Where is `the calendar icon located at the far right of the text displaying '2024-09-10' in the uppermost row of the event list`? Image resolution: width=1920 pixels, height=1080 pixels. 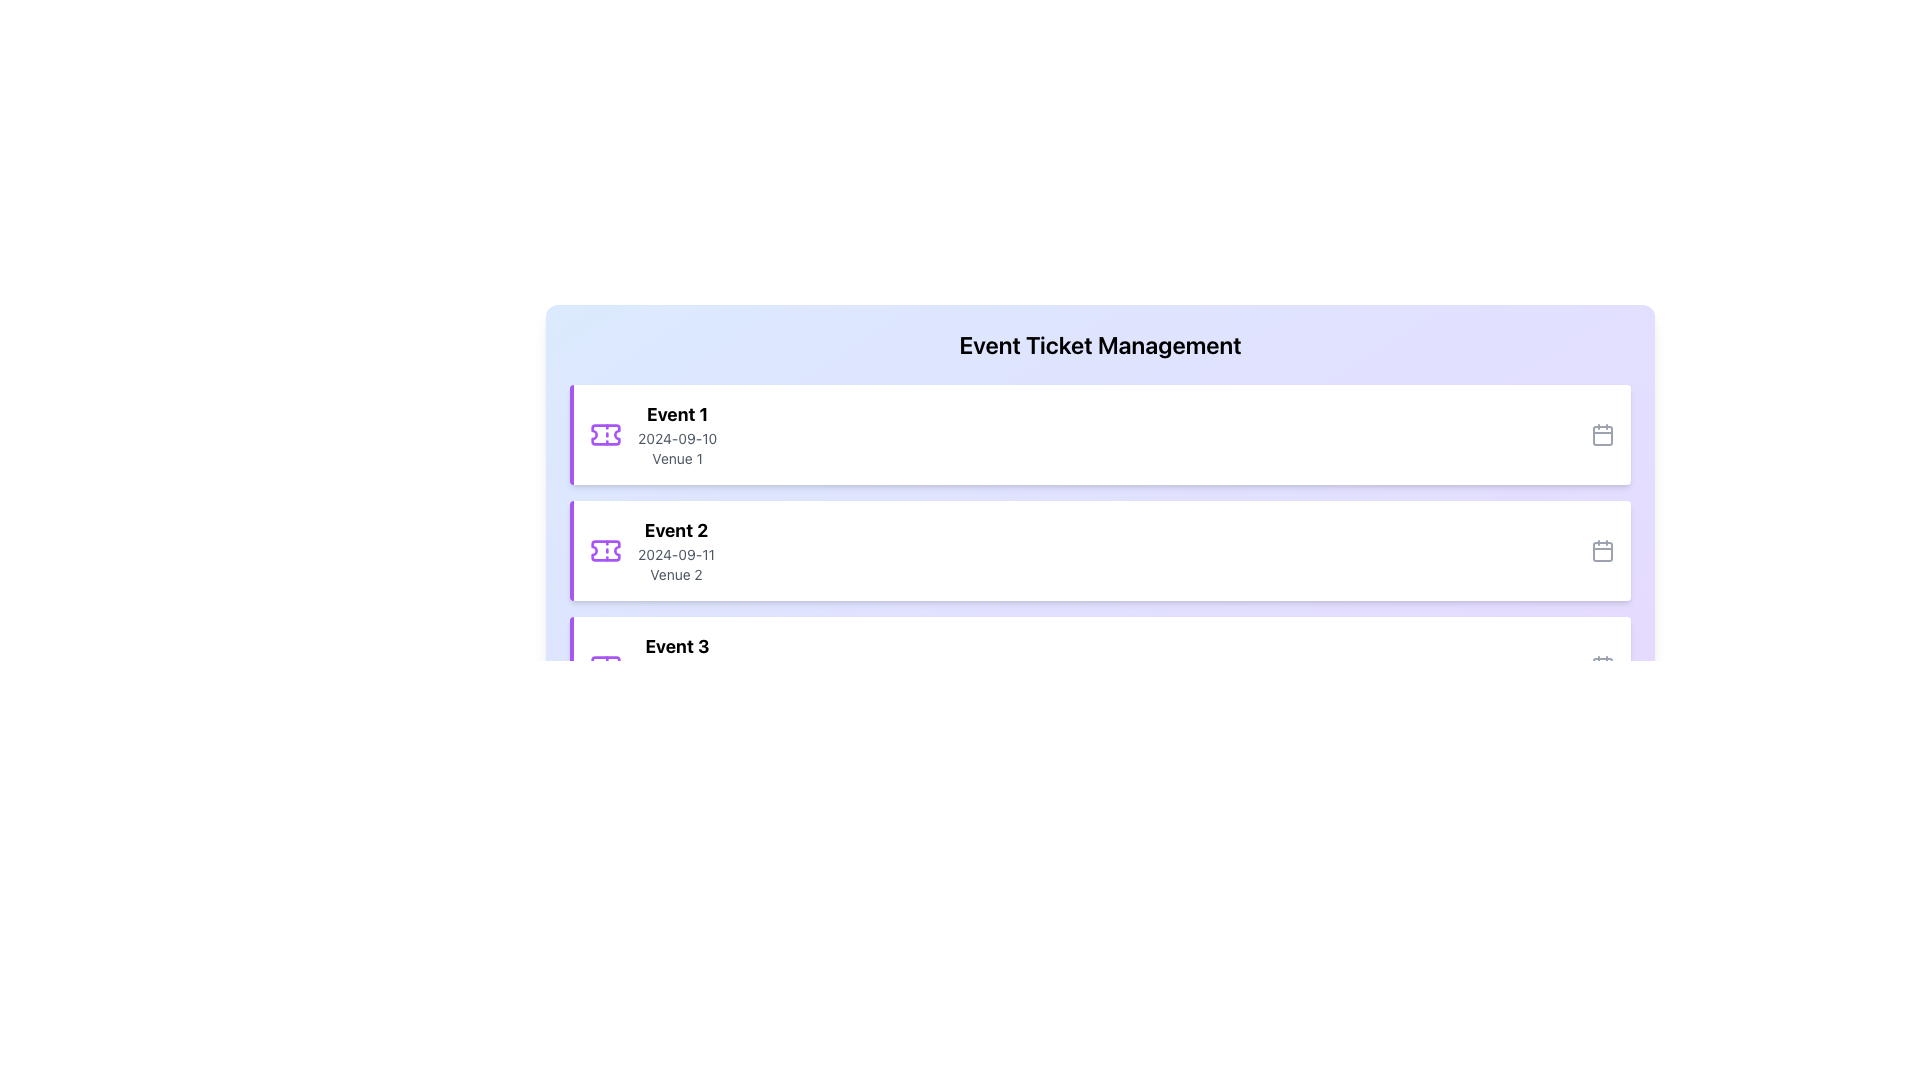 the calendar icon located at the far right of the text displaying '2024-09-10' in the uppermost row of the event list is located at coordinates (1603, 434).